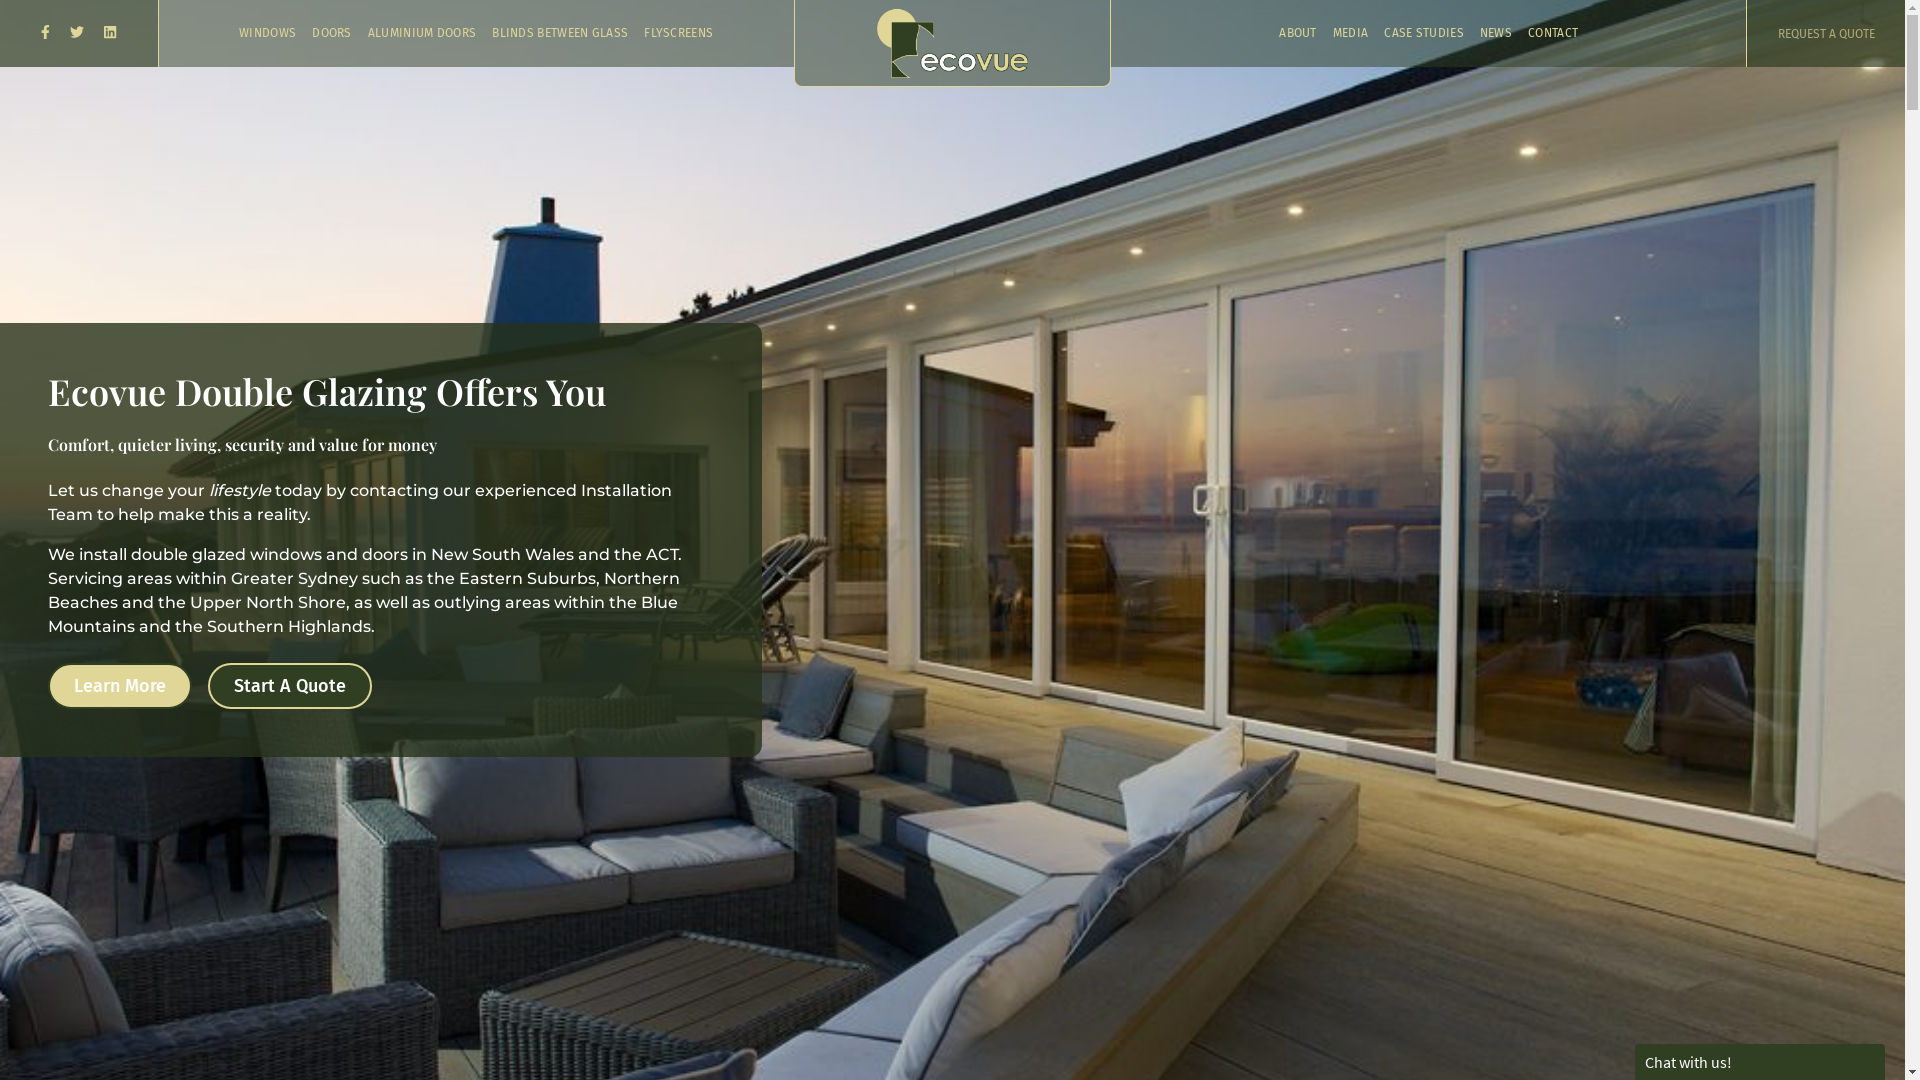  What do you see at coordinates (560, 33) in the screenshot?
I see `'BLINDS BETWEEN GLASS'` at bounding box center [560, 33].